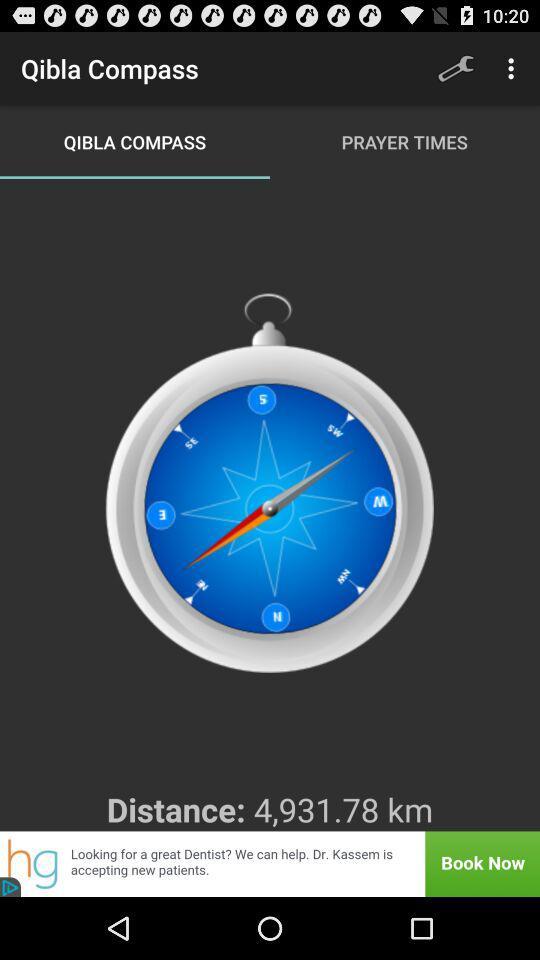 This screenshot has height=960, width=540. I want to click on the icon above the prayer times item, so click(455, 68).